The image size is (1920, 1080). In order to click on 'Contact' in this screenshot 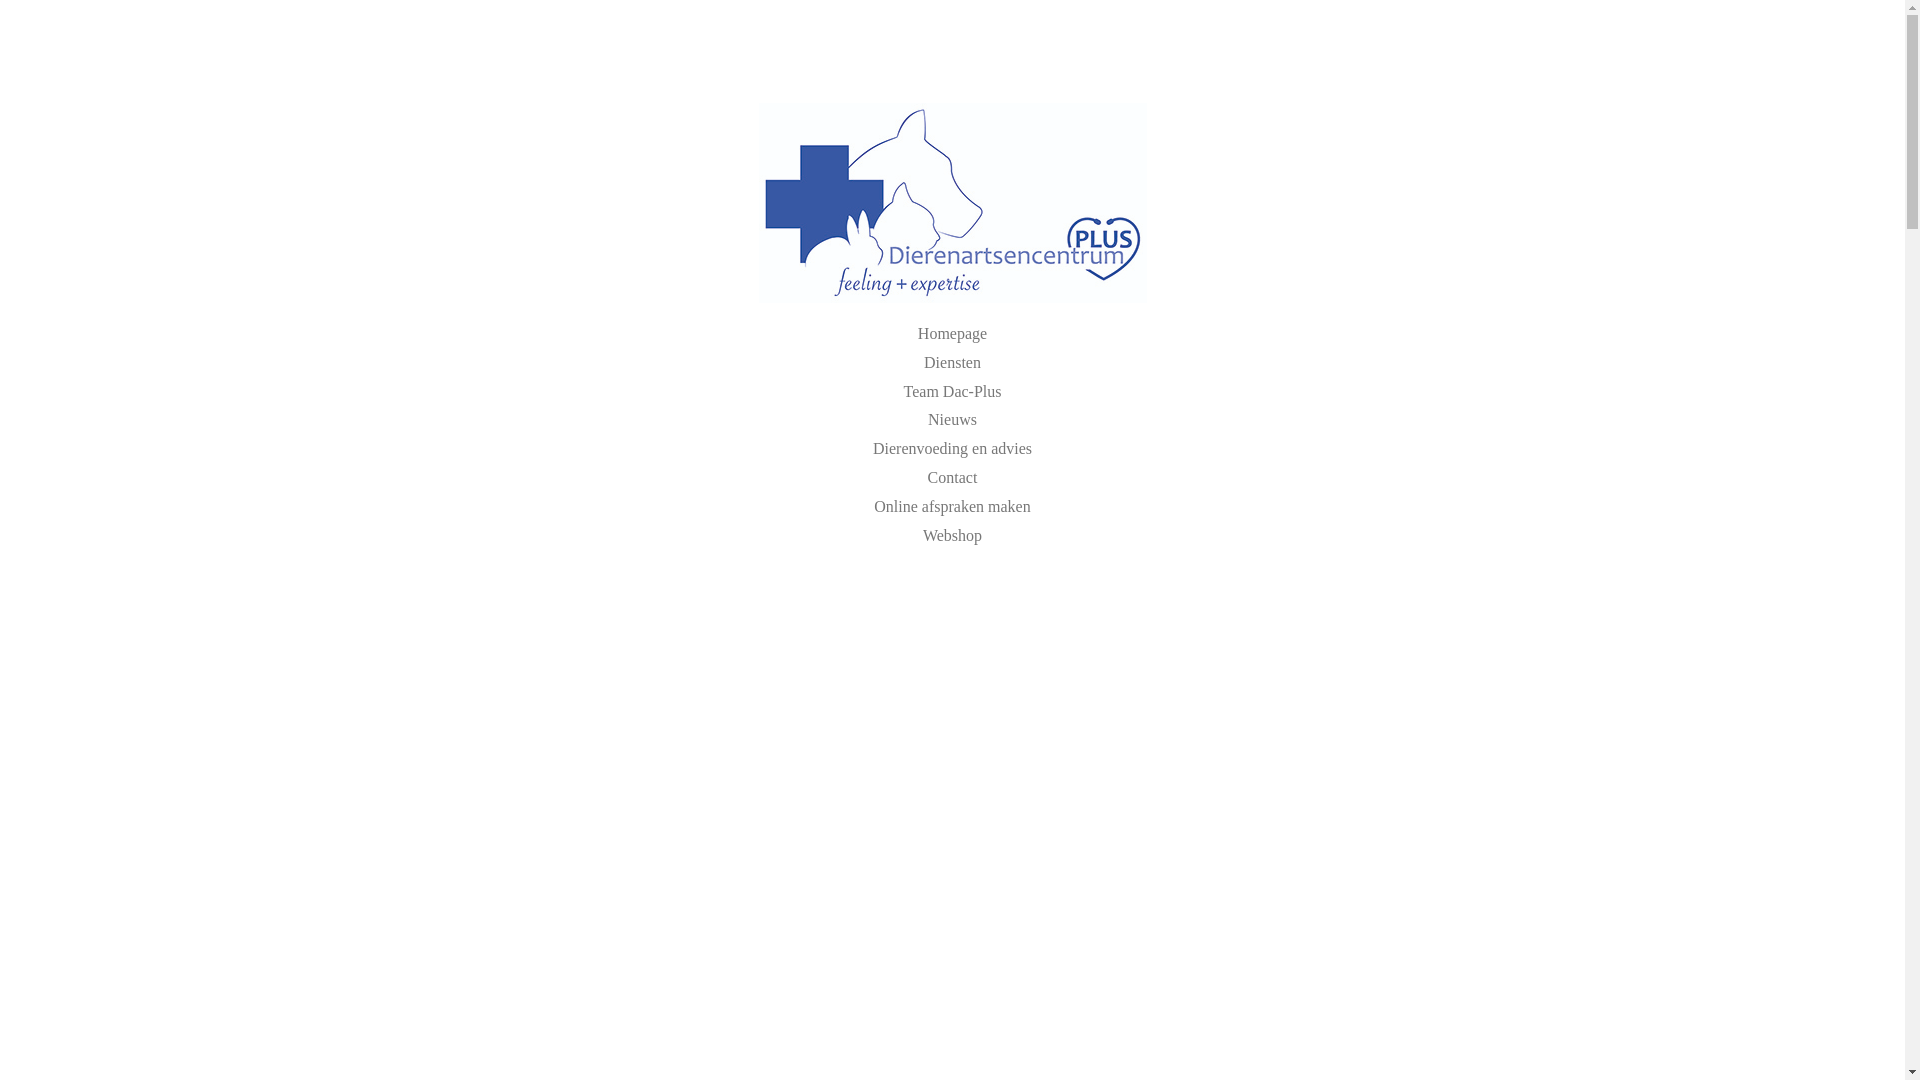, I will do `click(952, 477)`.